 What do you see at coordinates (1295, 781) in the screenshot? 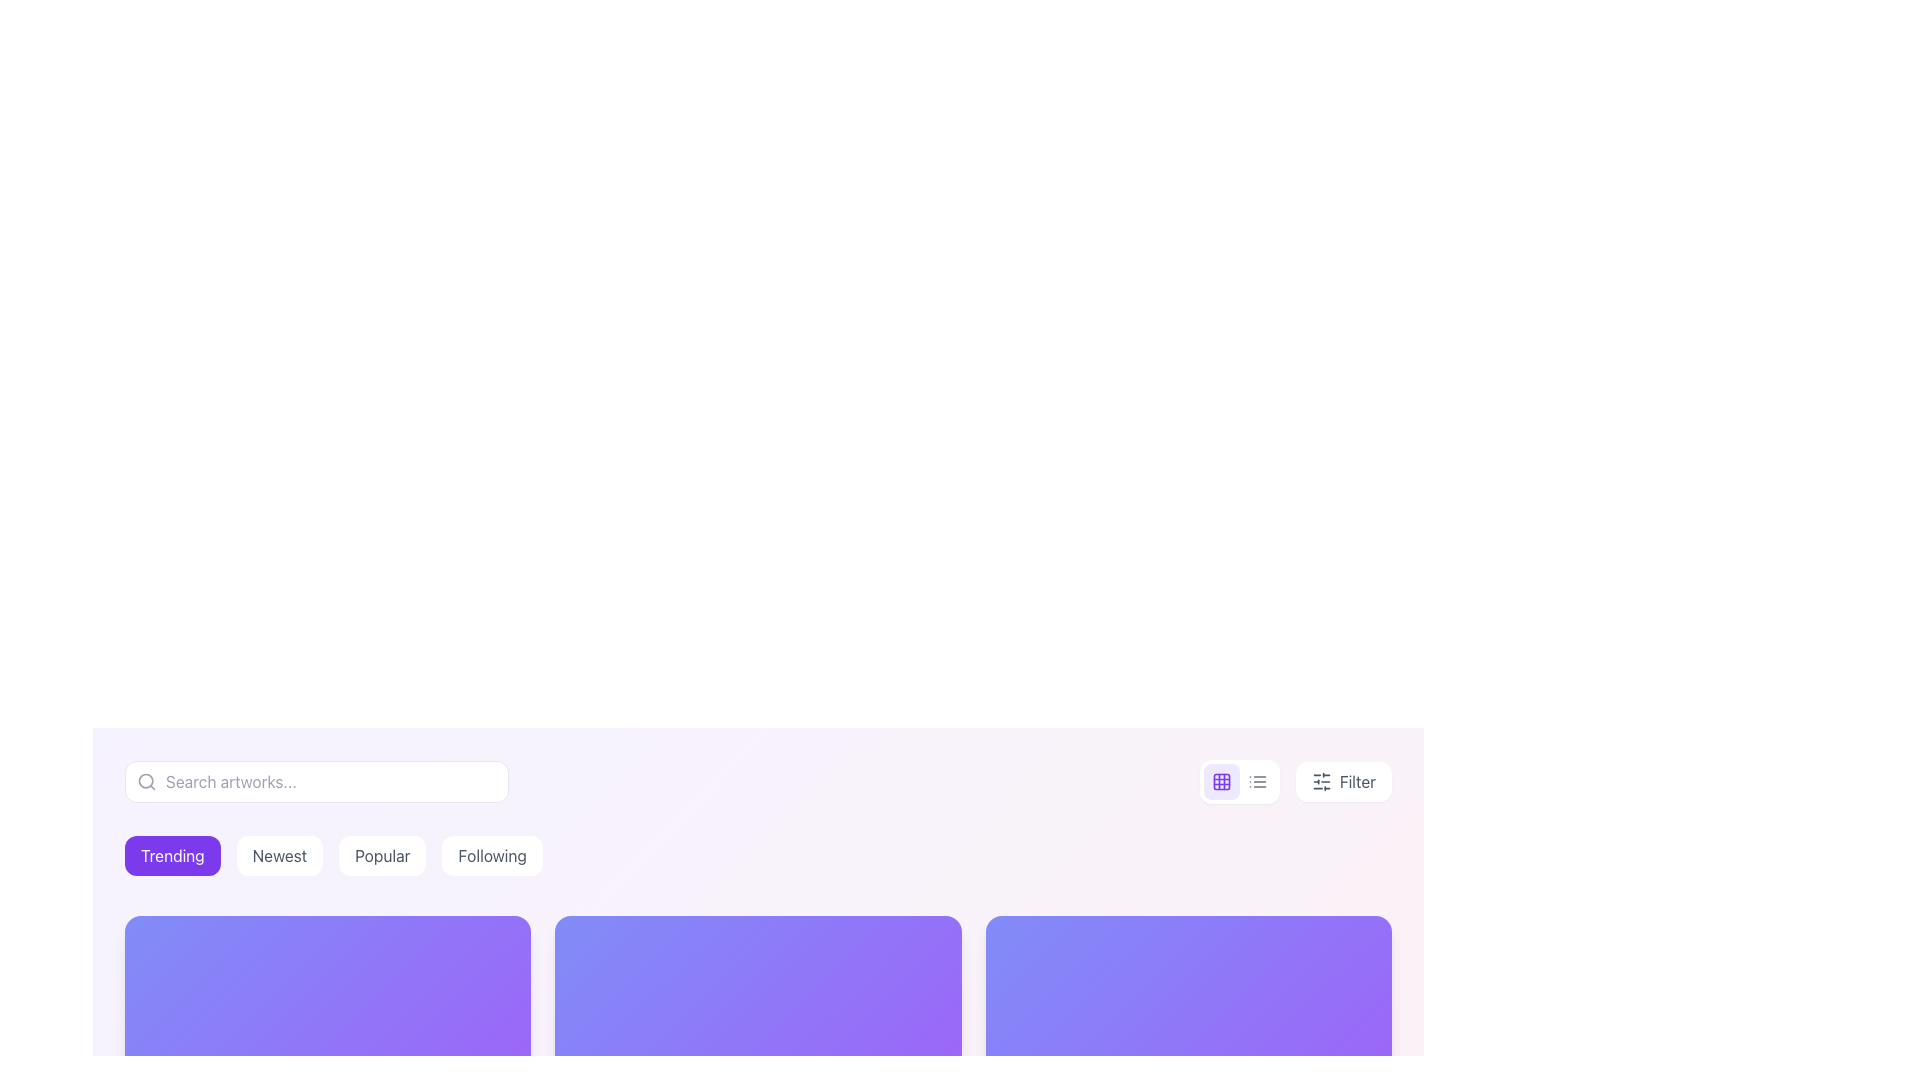
I see `the 'Filter' button, which is styled with a white background and rounded edges, located at the far right of a horizontal button group containing display options` at bounding box center [1295, 781].